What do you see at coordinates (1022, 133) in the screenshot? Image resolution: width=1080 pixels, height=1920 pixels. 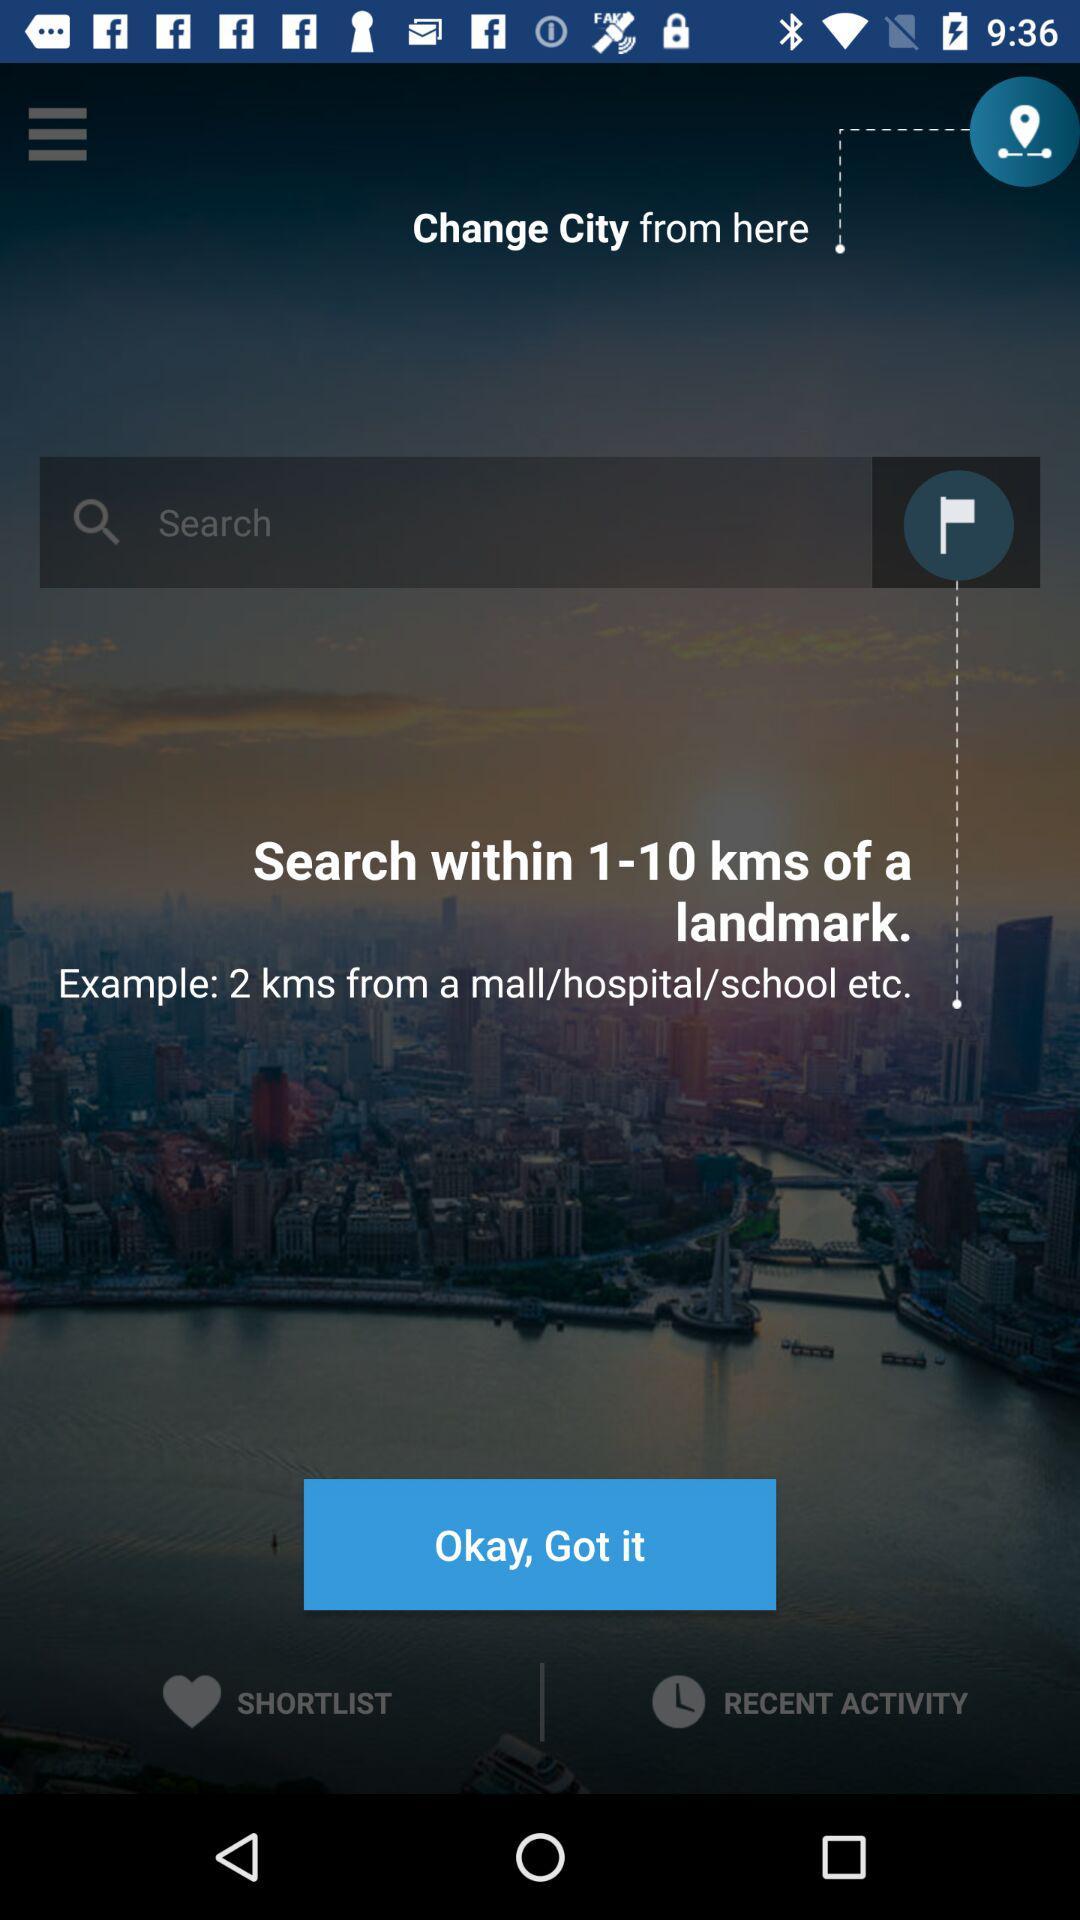 I see `the location icon` at bounding box center [1022, 133].